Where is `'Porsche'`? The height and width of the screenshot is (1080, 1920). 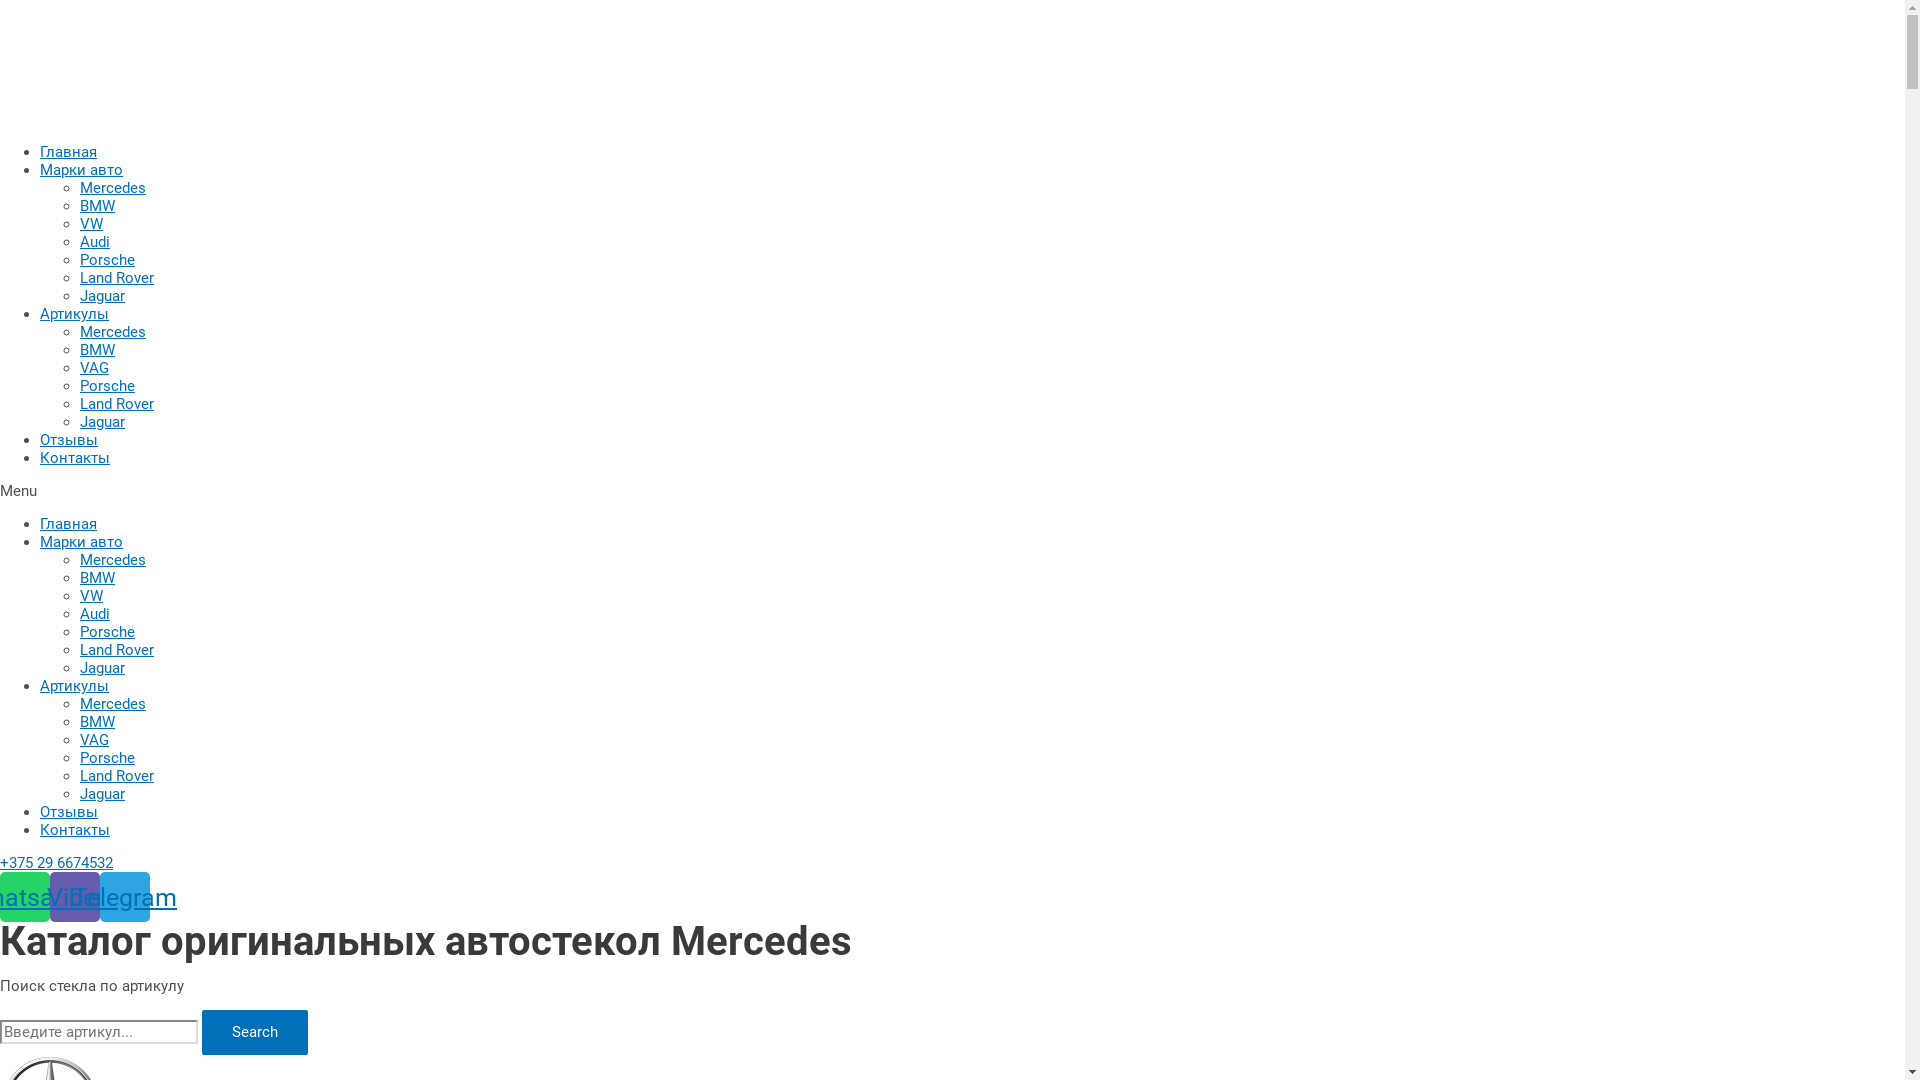
'Porsche' is located at coordinates (106, 385).